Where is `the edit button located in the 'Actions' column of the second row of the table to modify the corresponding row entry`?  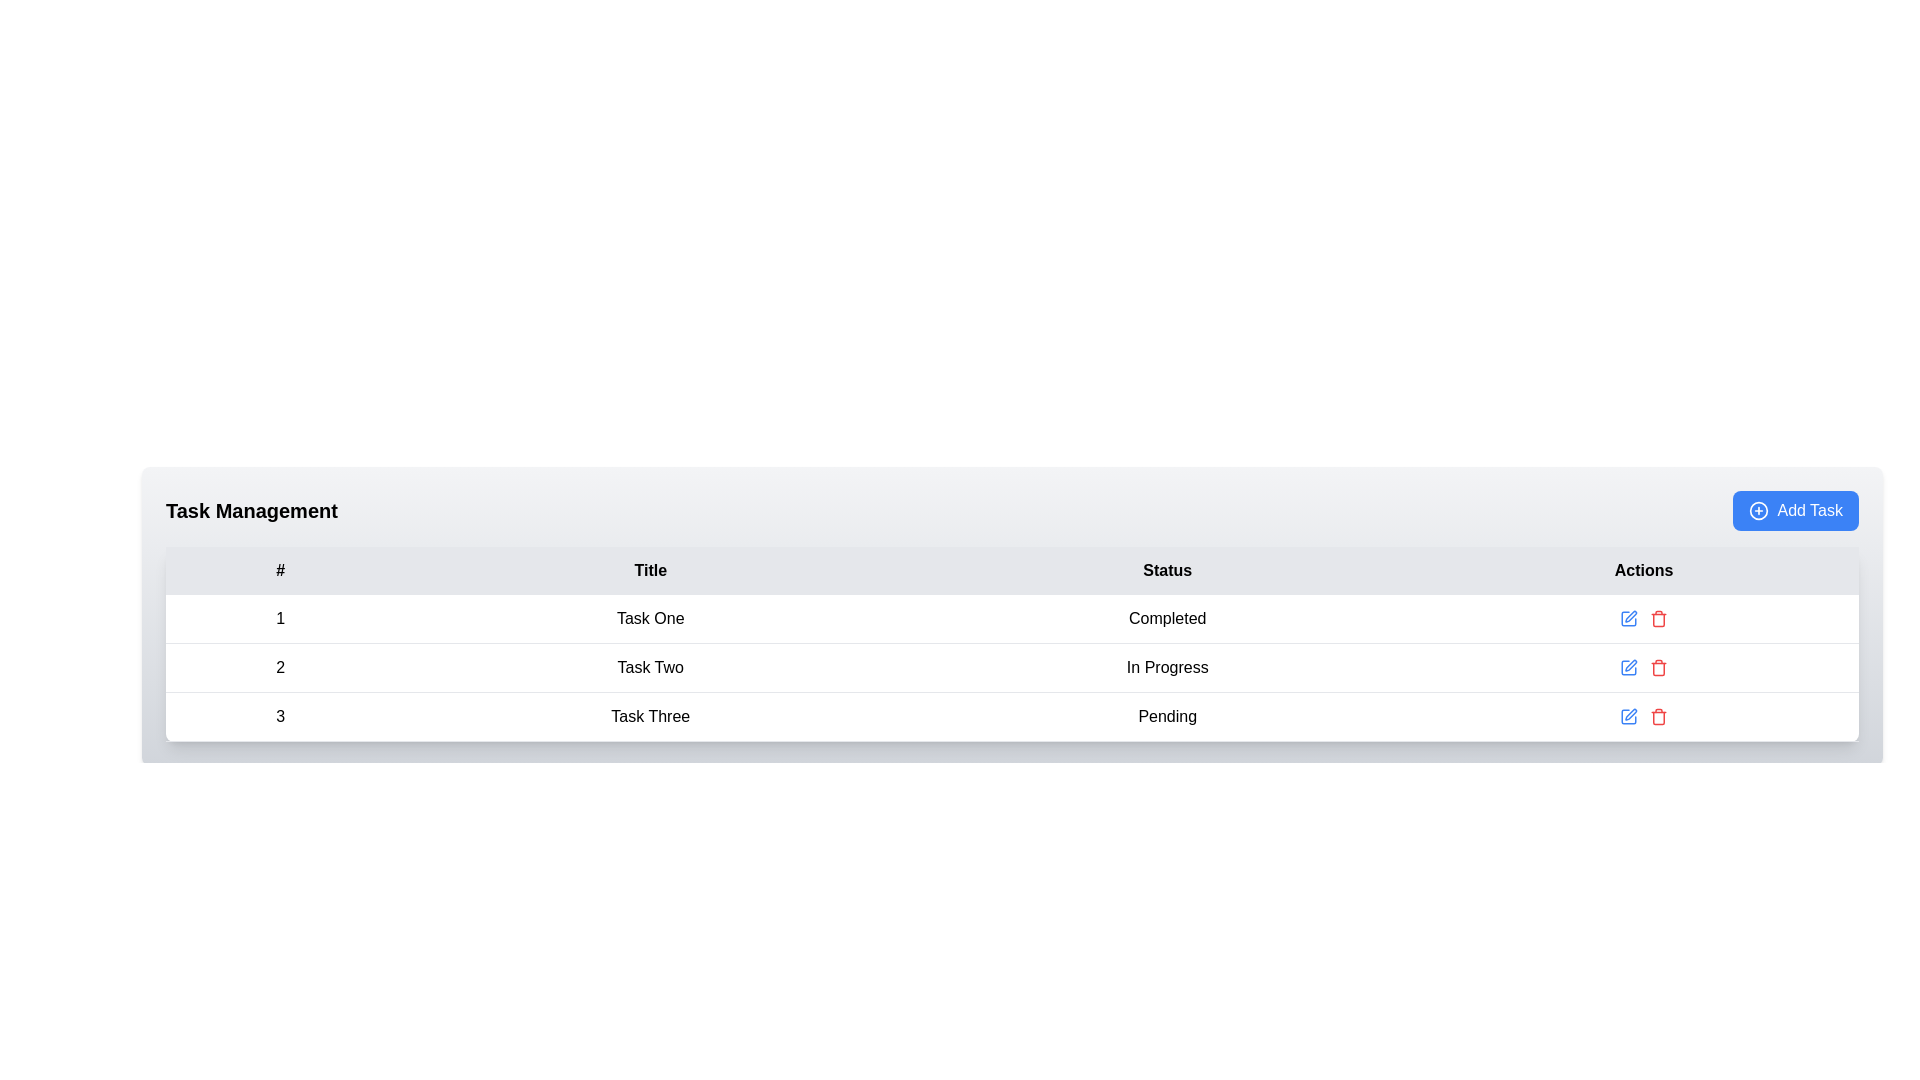 the edit button located in the 'Actions' column of the second row of the table to modify the corresponding row entry is located at coordinates (1629, 617).